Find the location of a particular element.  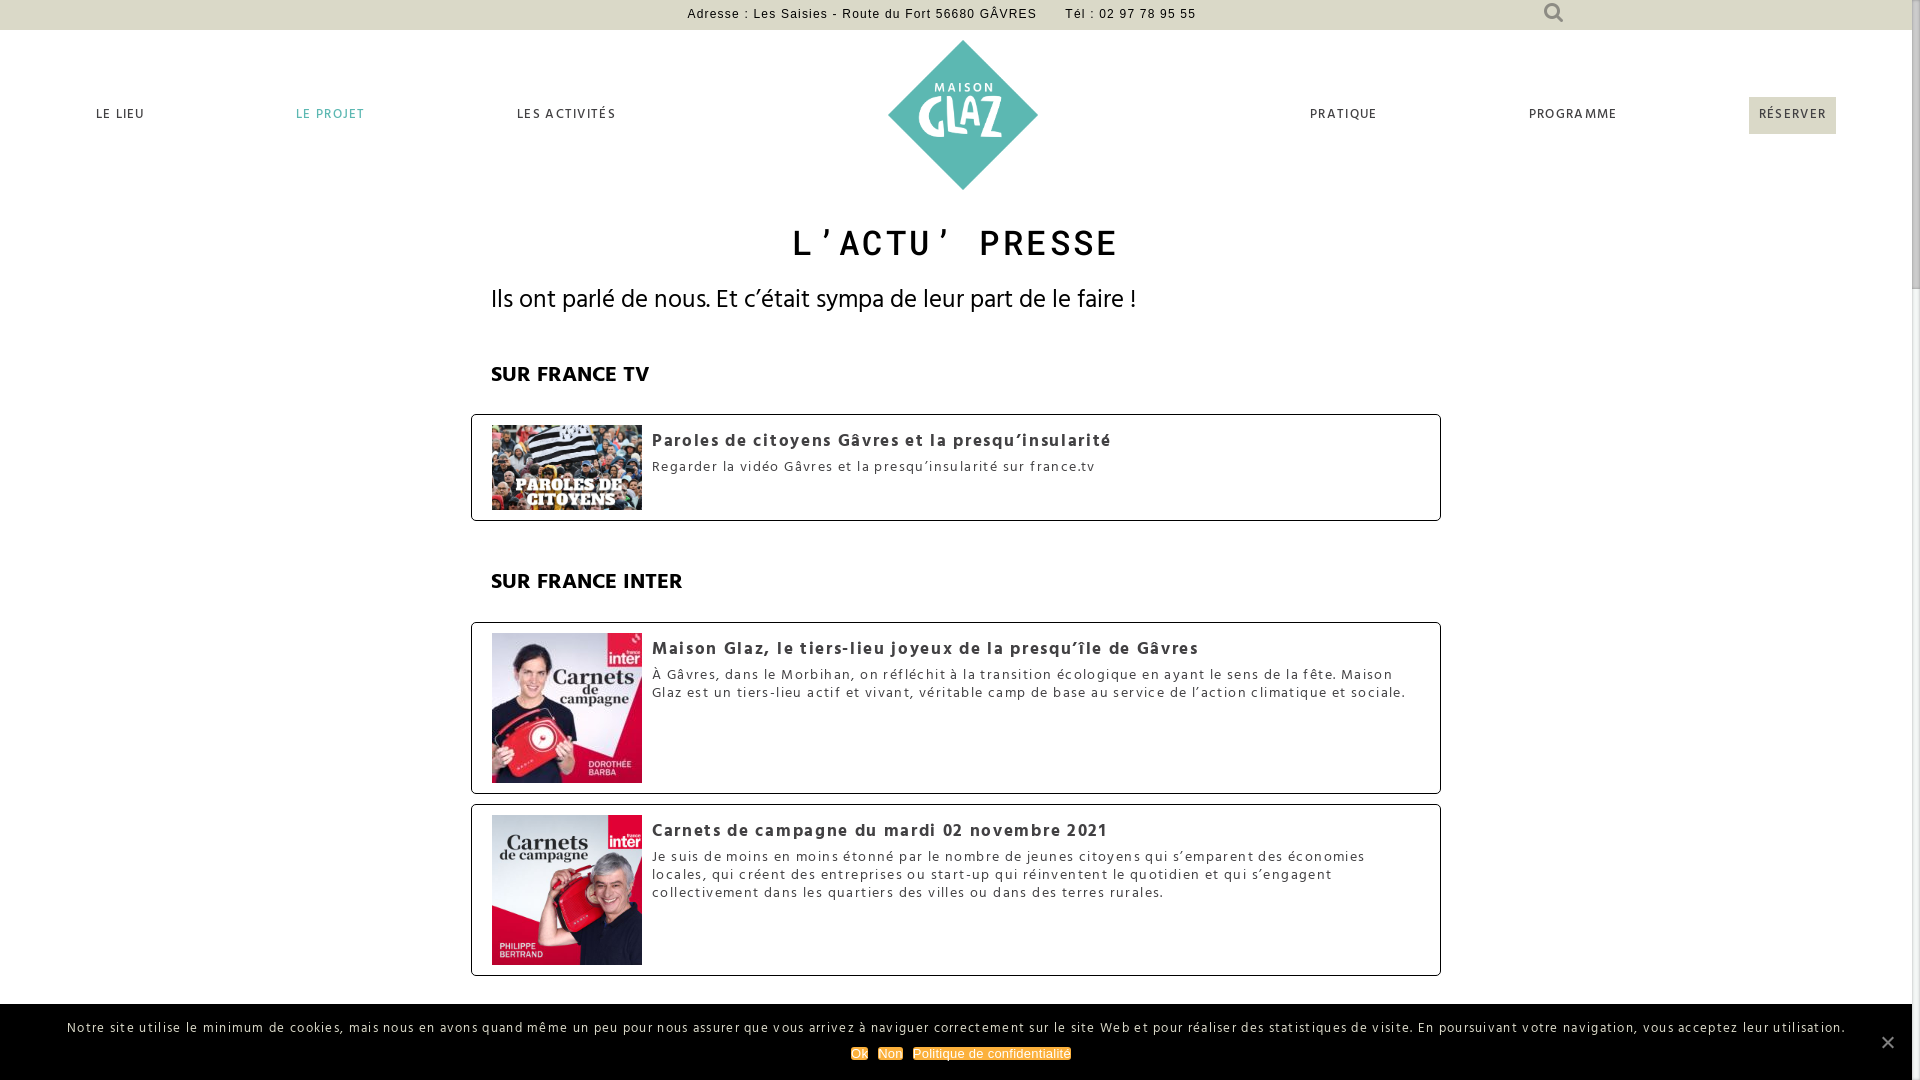

'Non' is located at coordinates (889, 1052).